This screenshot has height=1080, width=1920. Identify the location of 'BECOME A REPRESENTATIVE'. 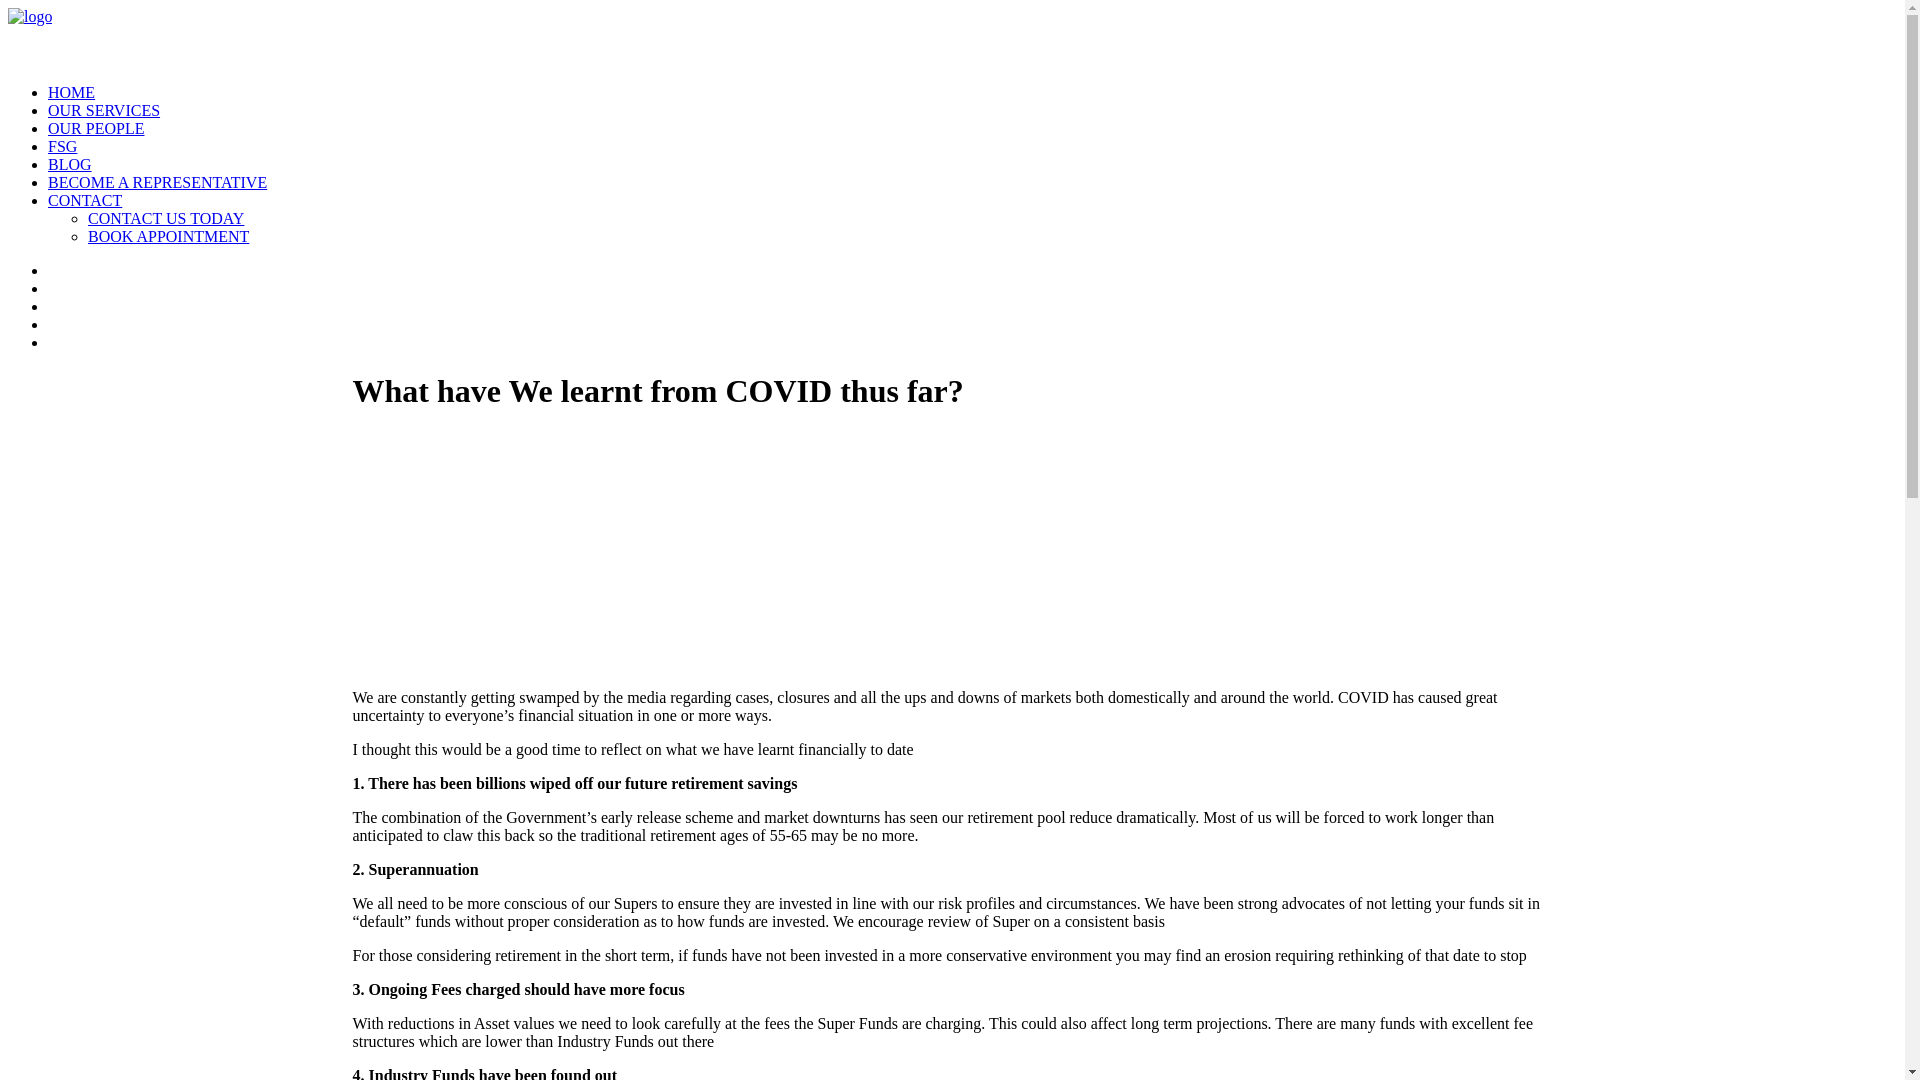
(48, 182).